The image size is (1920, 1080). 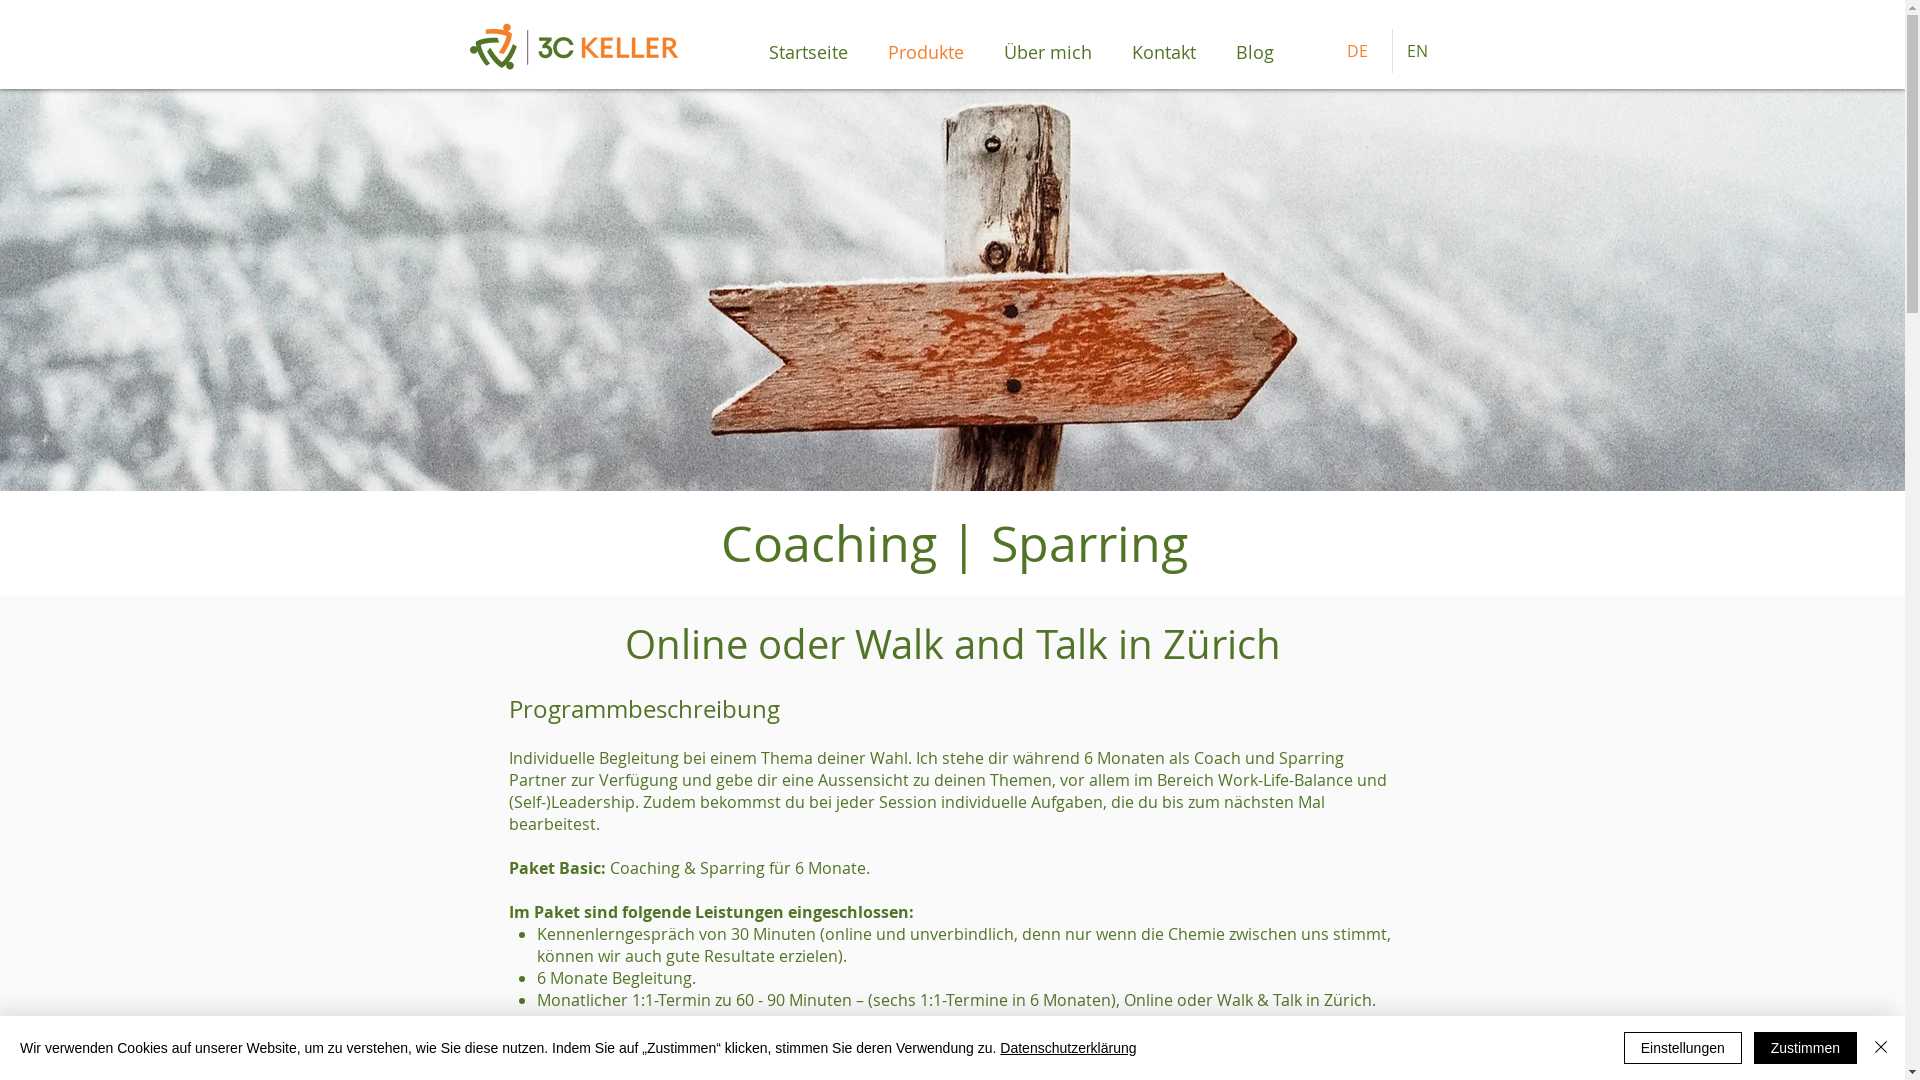 What do you see at coordinates (1163, 50) in the screenshot?
I see `'Kontakt'` at bounding box center [1163, 50].